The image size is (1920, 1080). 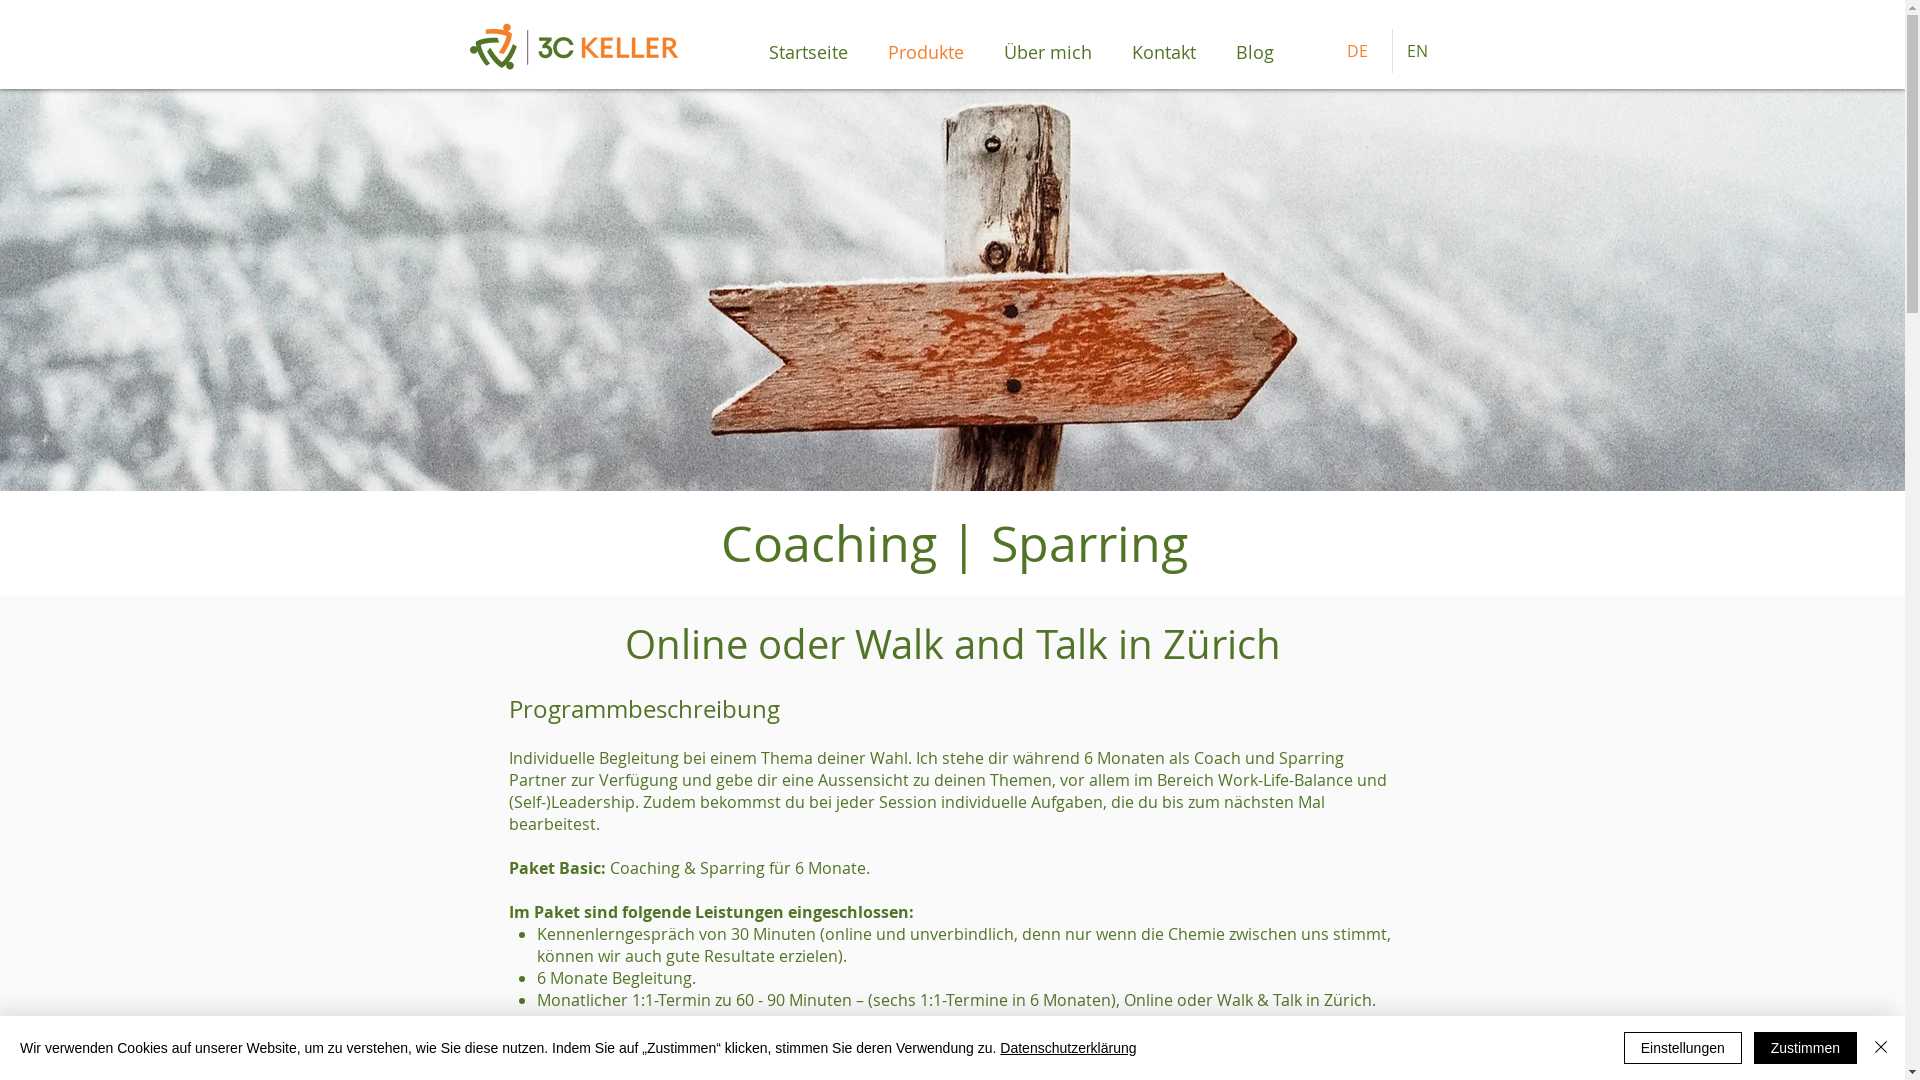 What do you see at coordinates (1163, 50) in the screenshot?
I see `'Kontakt'` at bounding box center [1163, 50].